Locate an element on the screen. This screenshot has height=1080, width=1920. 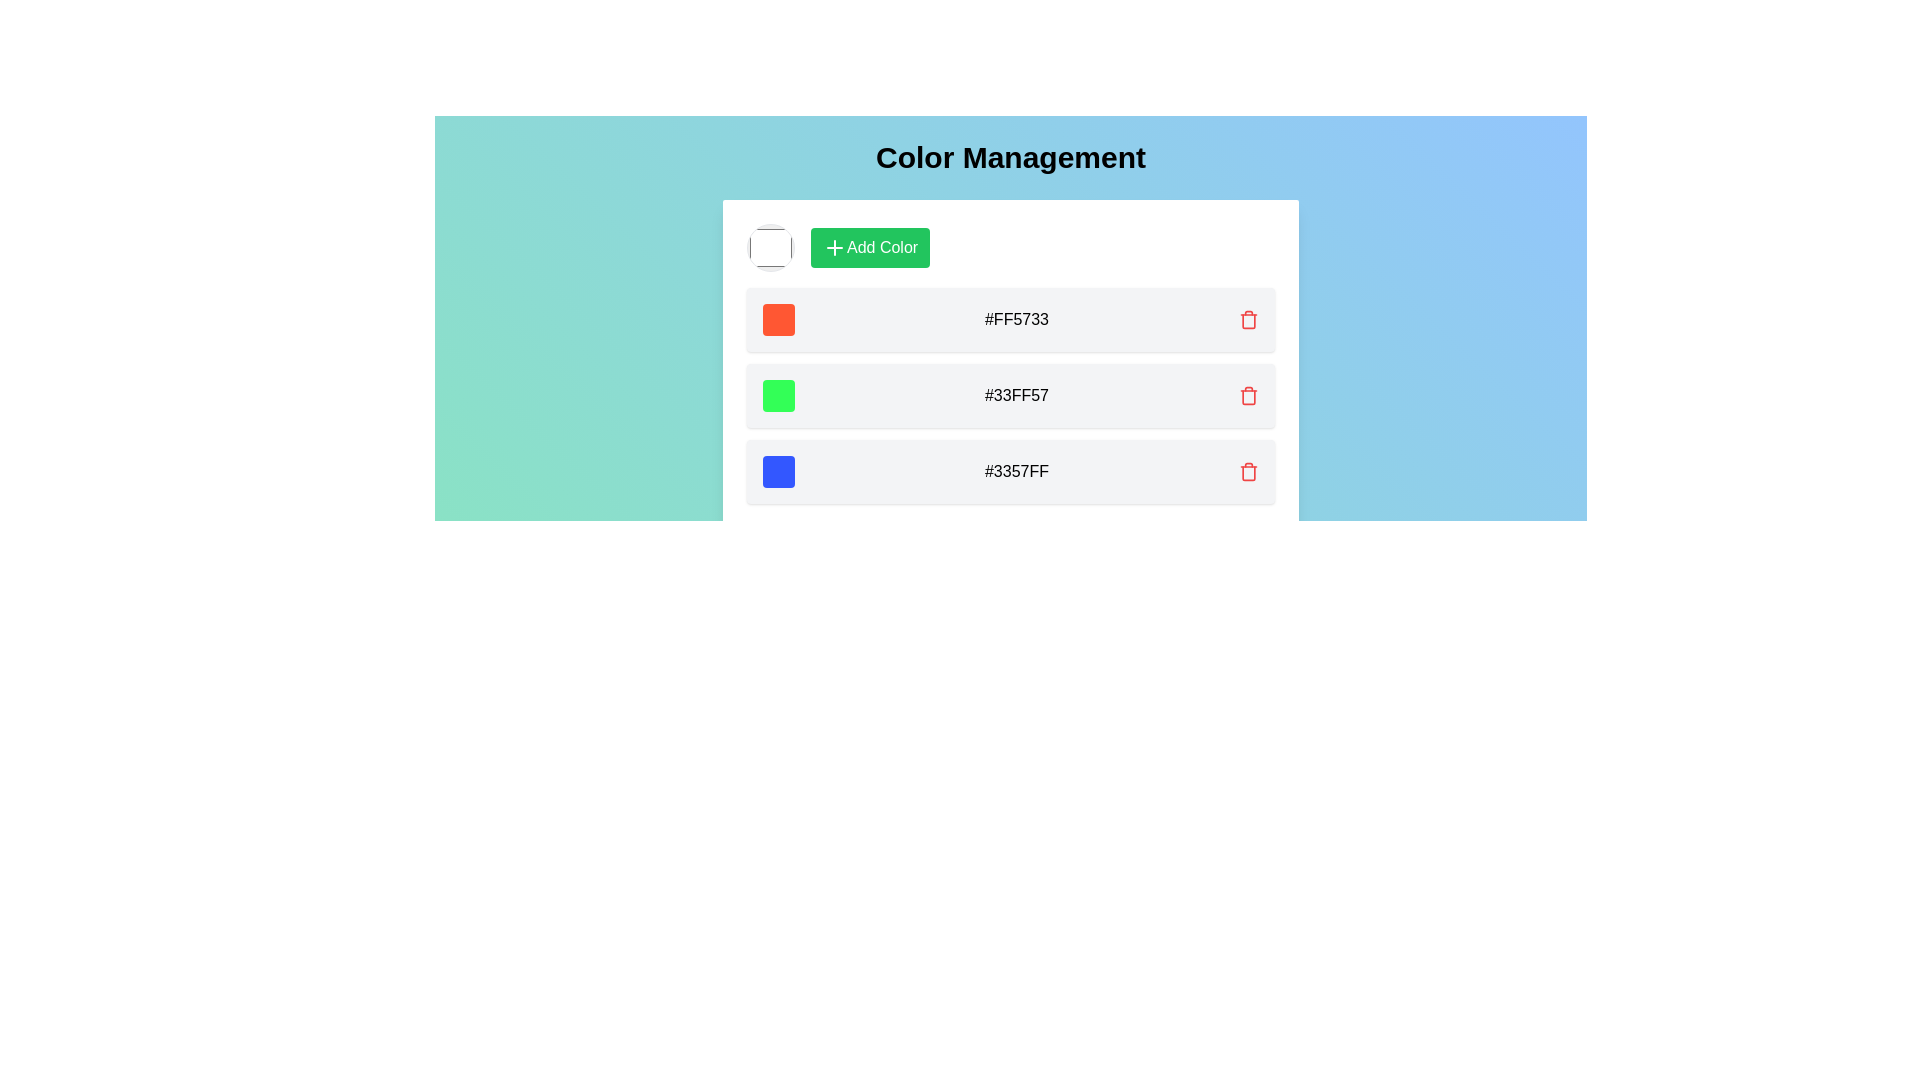
the button used to initiate the addition of a new color, which is located in the top horizontal section of the card interface is located at coordinates (870, 246).